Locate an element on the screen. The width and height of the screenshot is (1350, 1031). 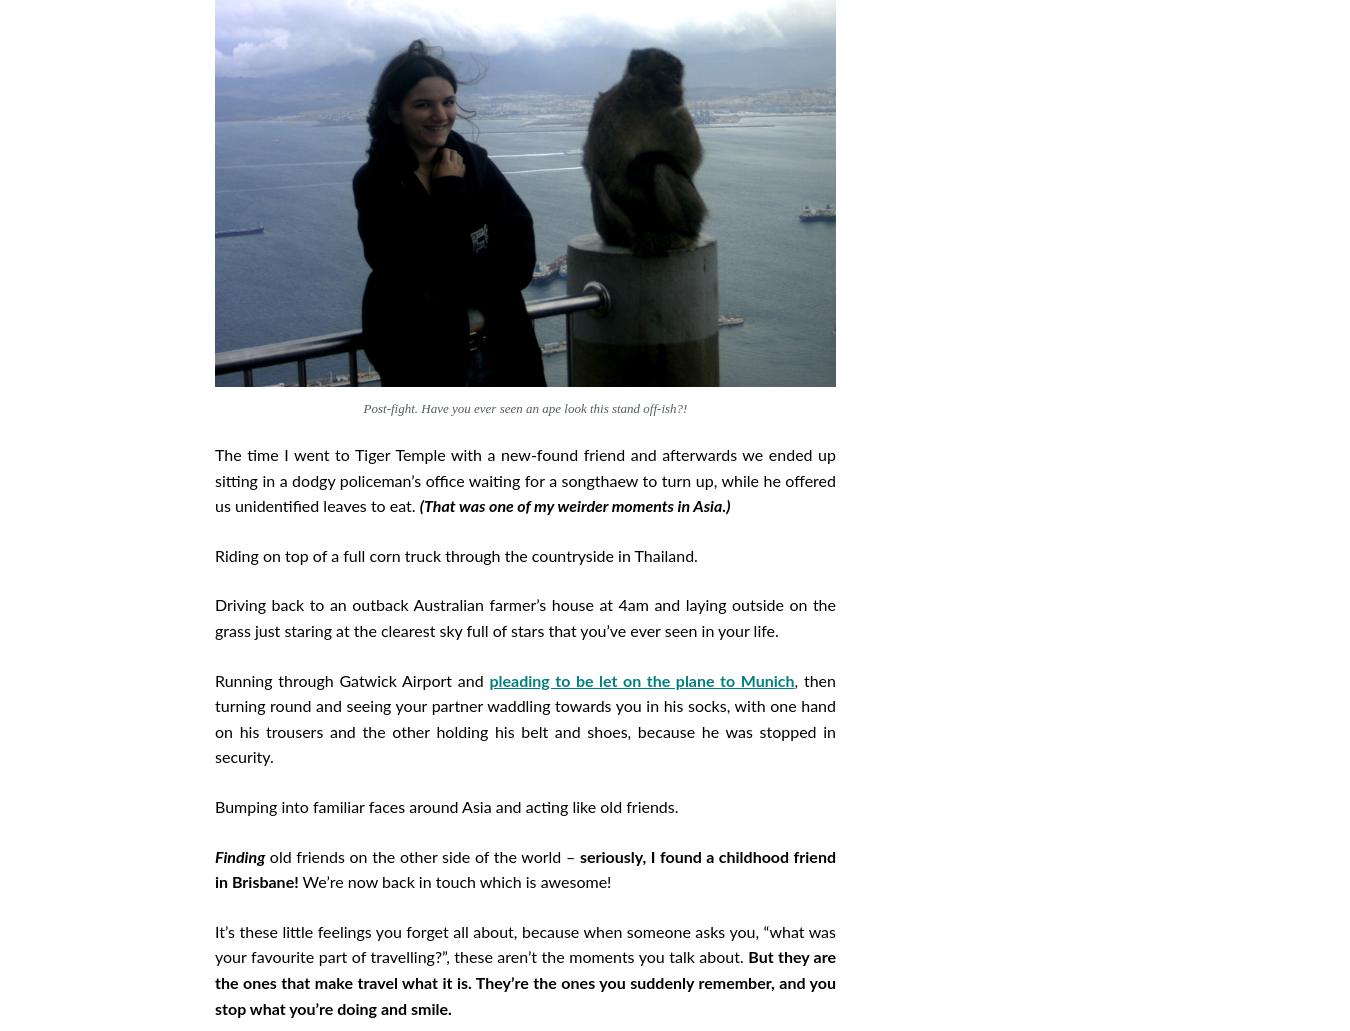
'It’s these little feelings you forget all about, because when someone asks you, “what was your favourite part of travelling?”, these aren’t the moments you talk about.' is located at coordinates (524, 944).